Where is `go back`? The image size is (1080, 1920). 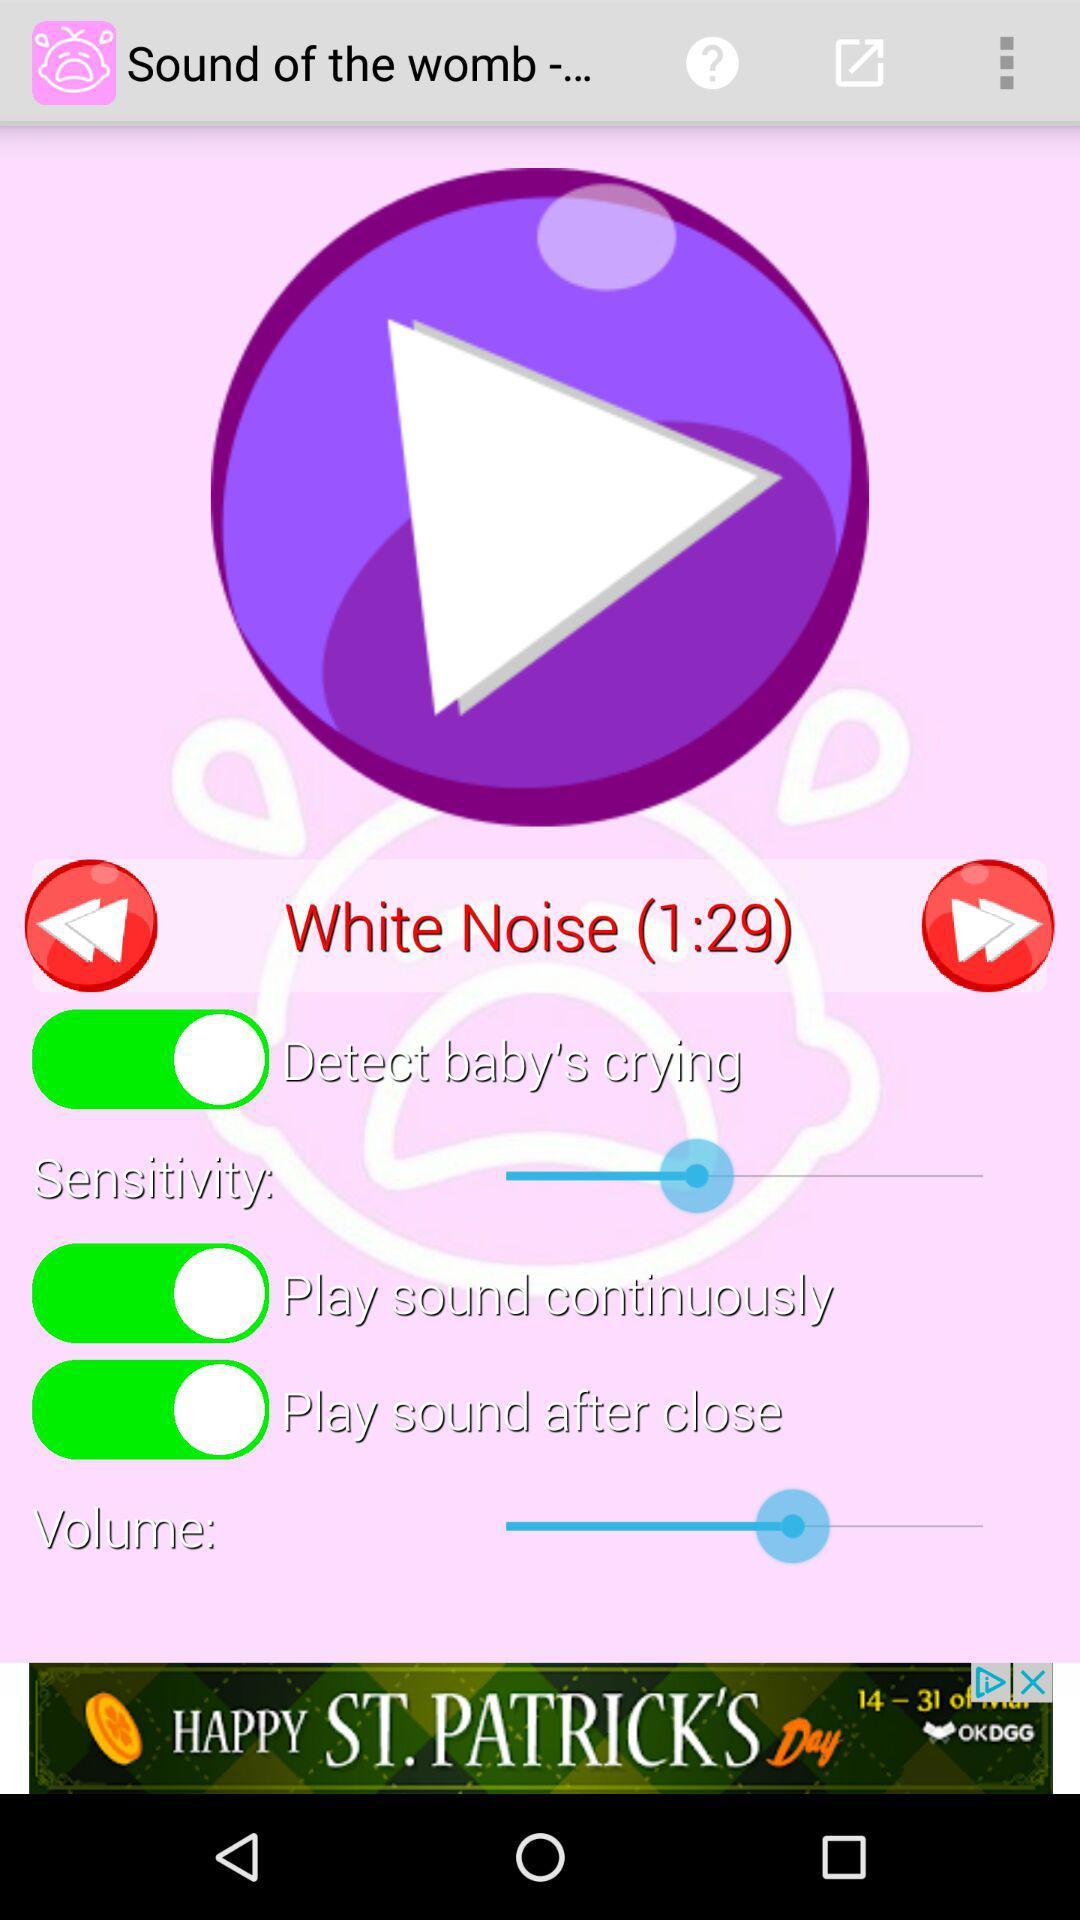 go back is located at coordinates (91, 924).